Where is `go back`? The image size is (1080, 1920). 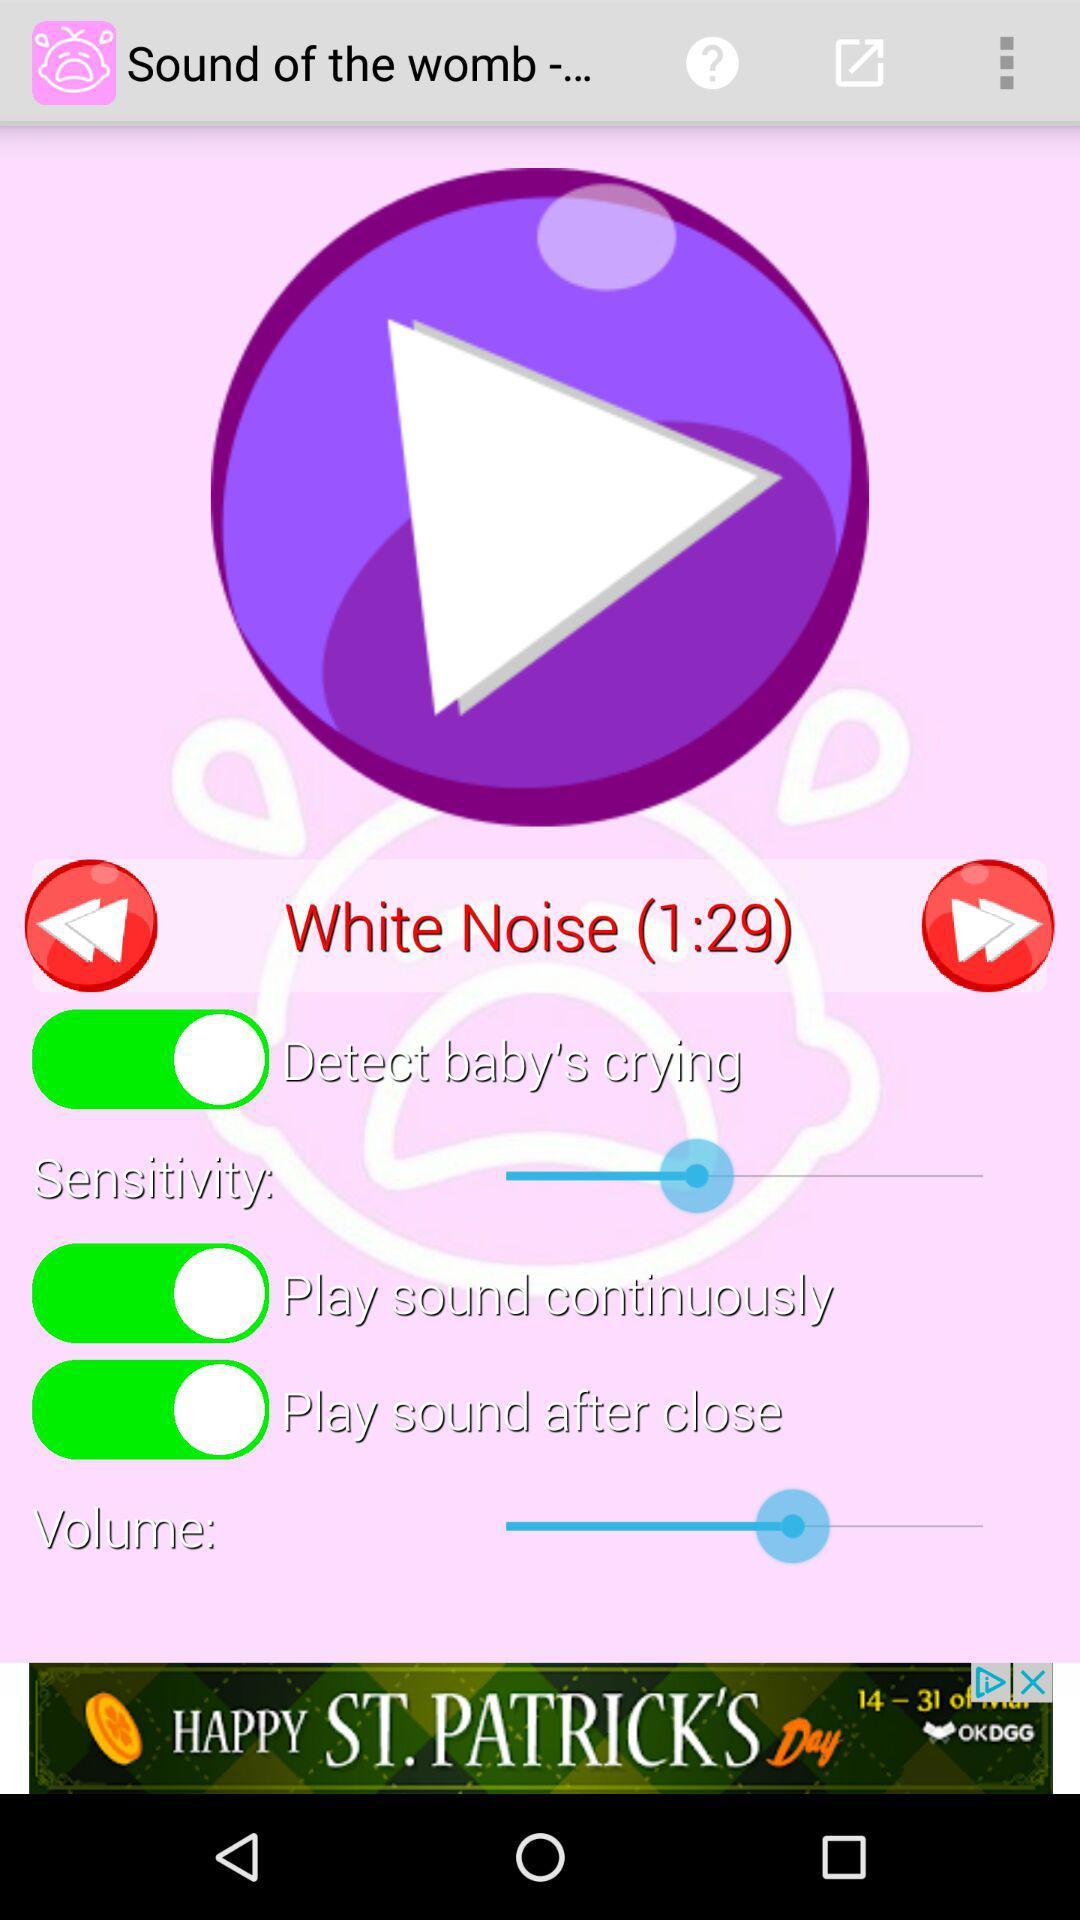 go back is located at coordinates (91, 924).